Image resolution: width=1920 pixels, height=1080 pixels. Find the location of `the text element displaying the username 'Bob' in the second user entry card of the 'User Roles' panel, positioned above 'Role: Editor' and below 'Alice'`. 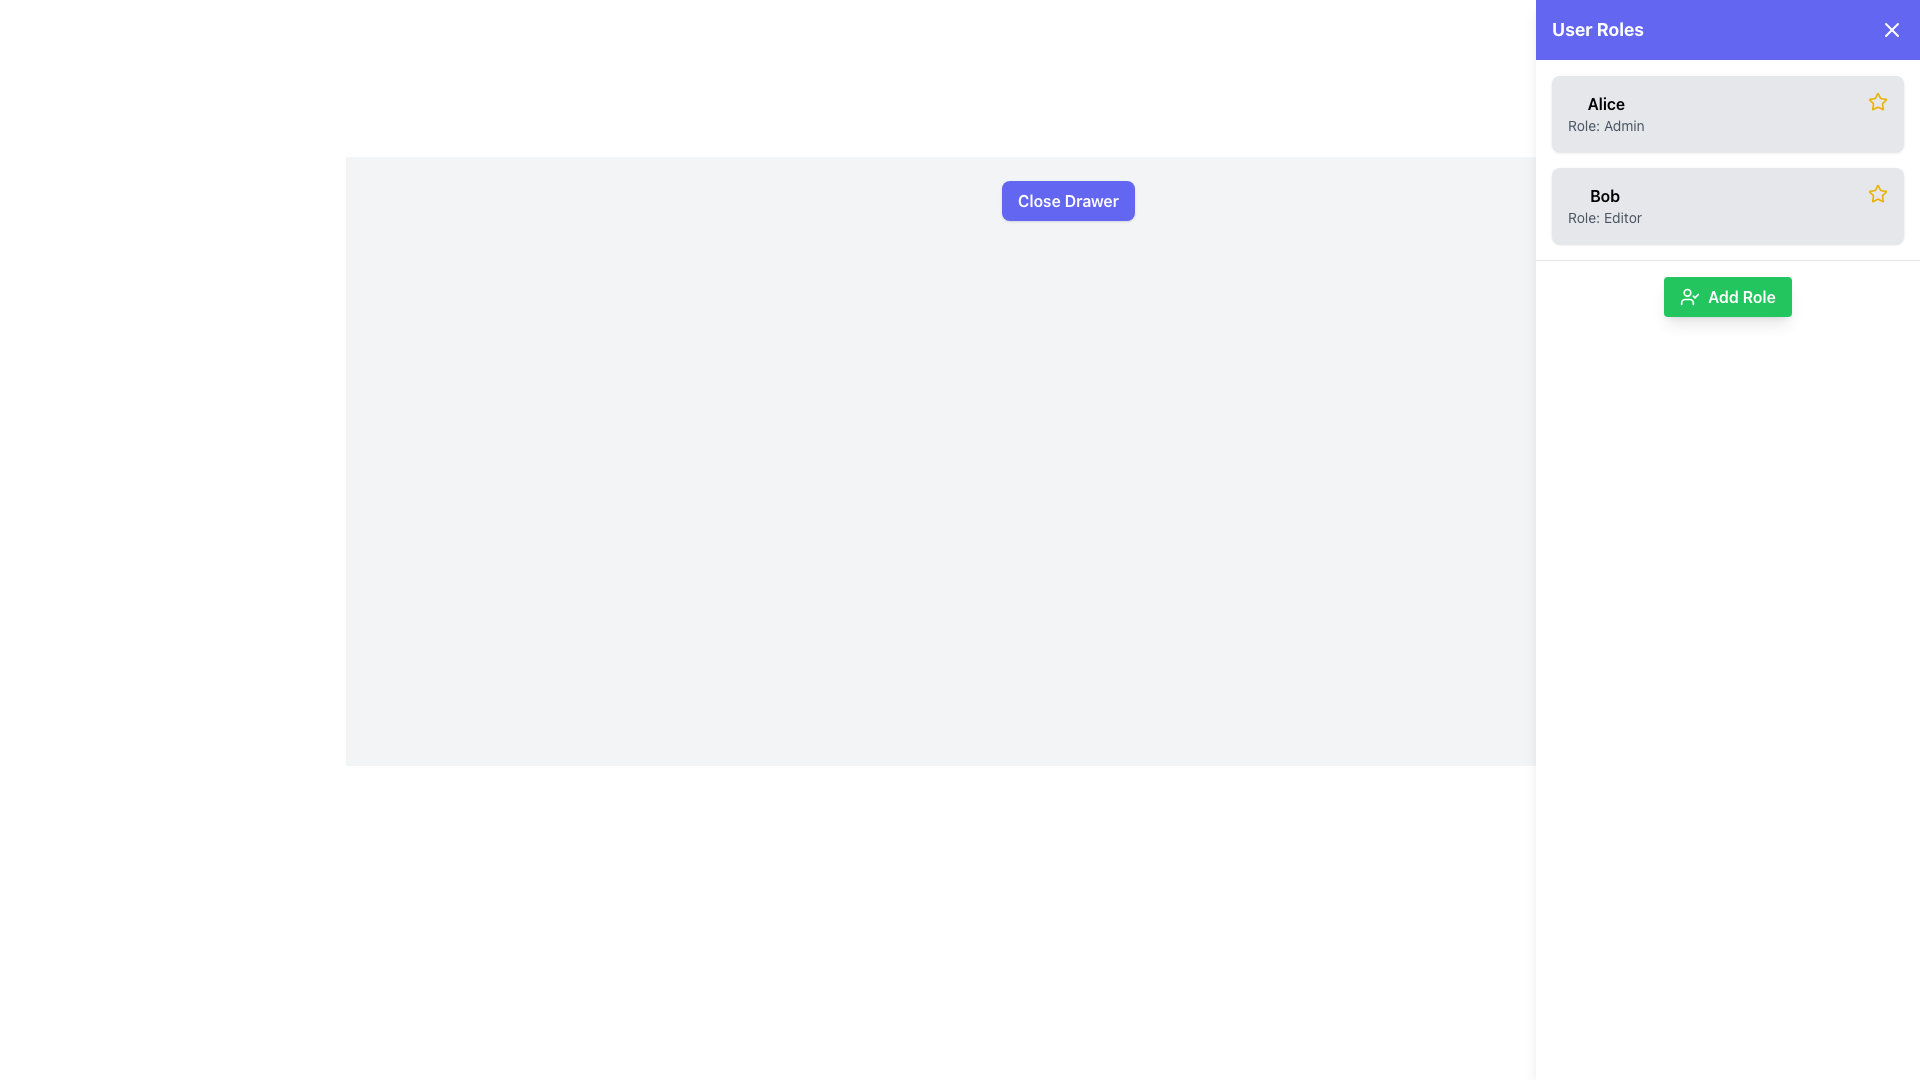

the text element displaying the username 'Bob' in the second user entry card of the 'User Roles' panel, positioned above 'Role: Editor' and below 'Alice' is located at coordinates (1604, 196).